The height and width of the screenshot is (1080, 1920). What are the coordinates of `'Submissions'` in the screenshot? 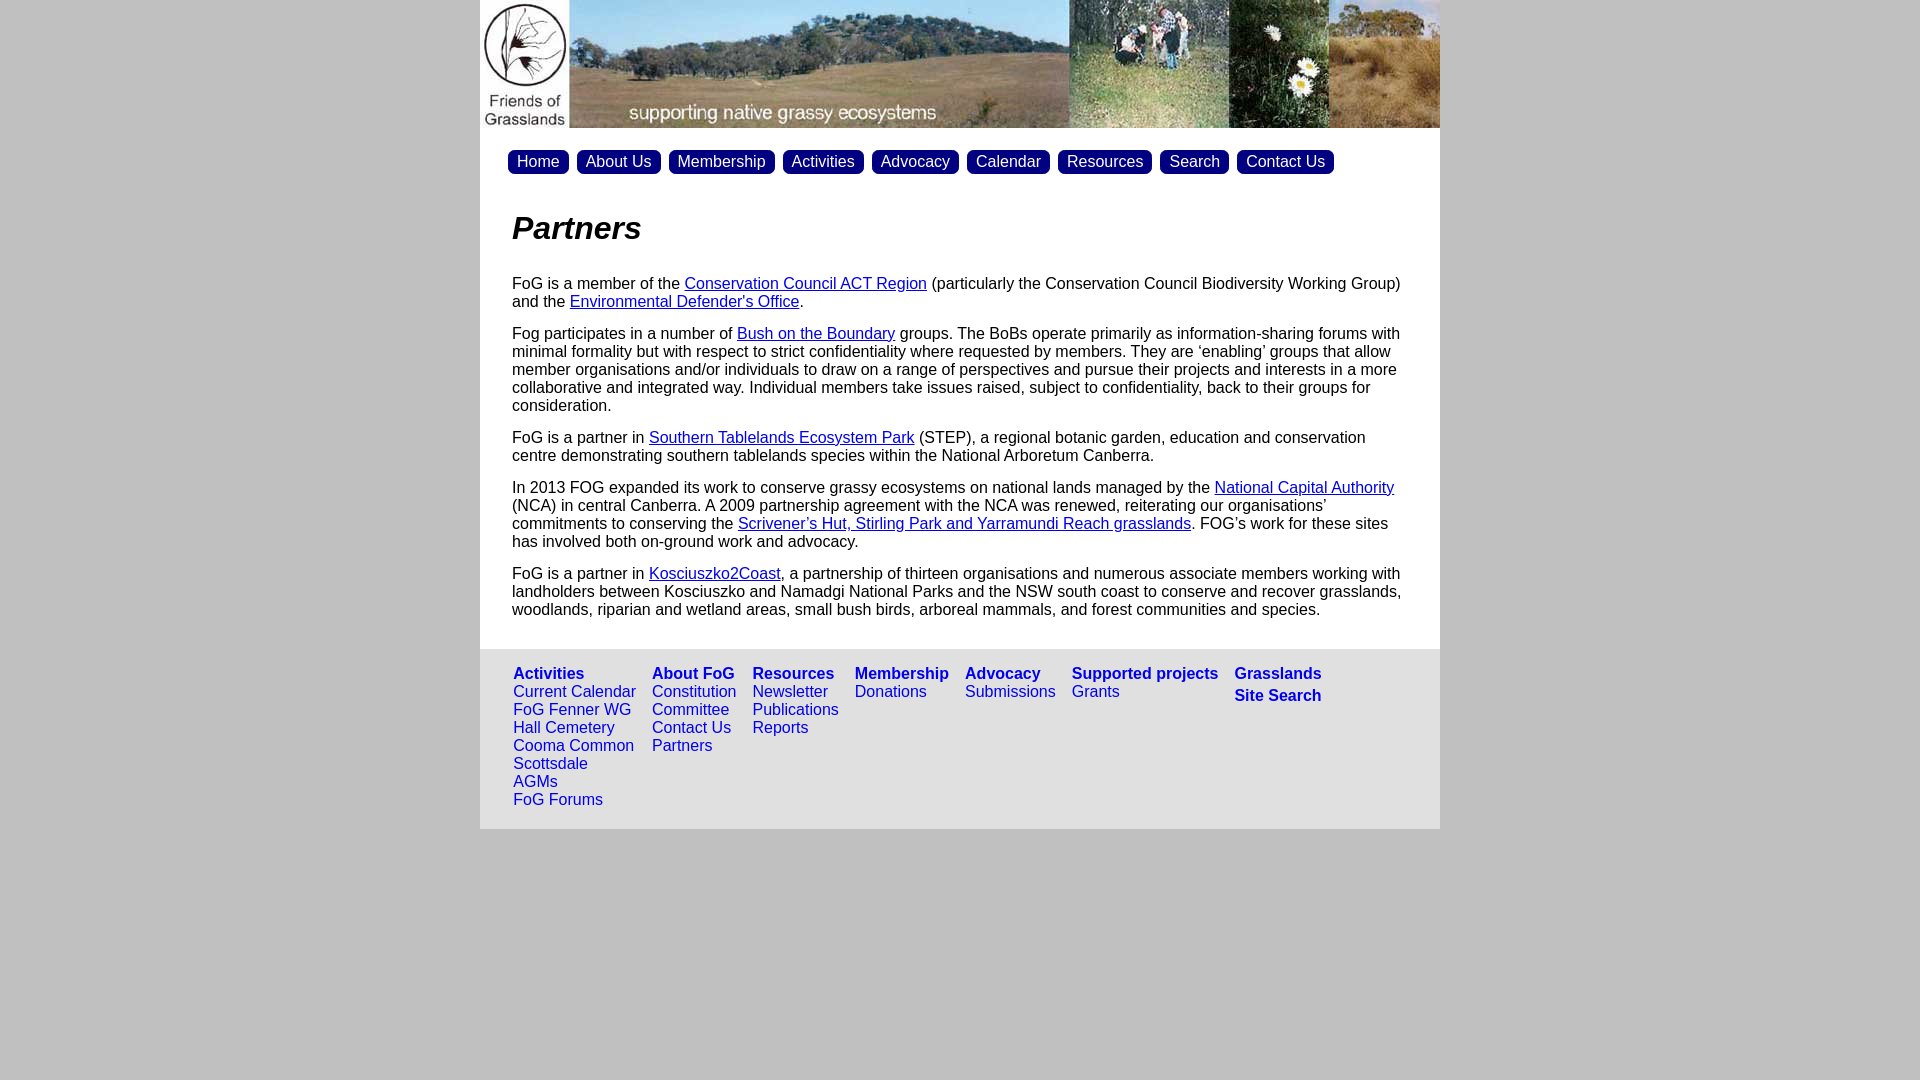 It's located at (1010, 690).